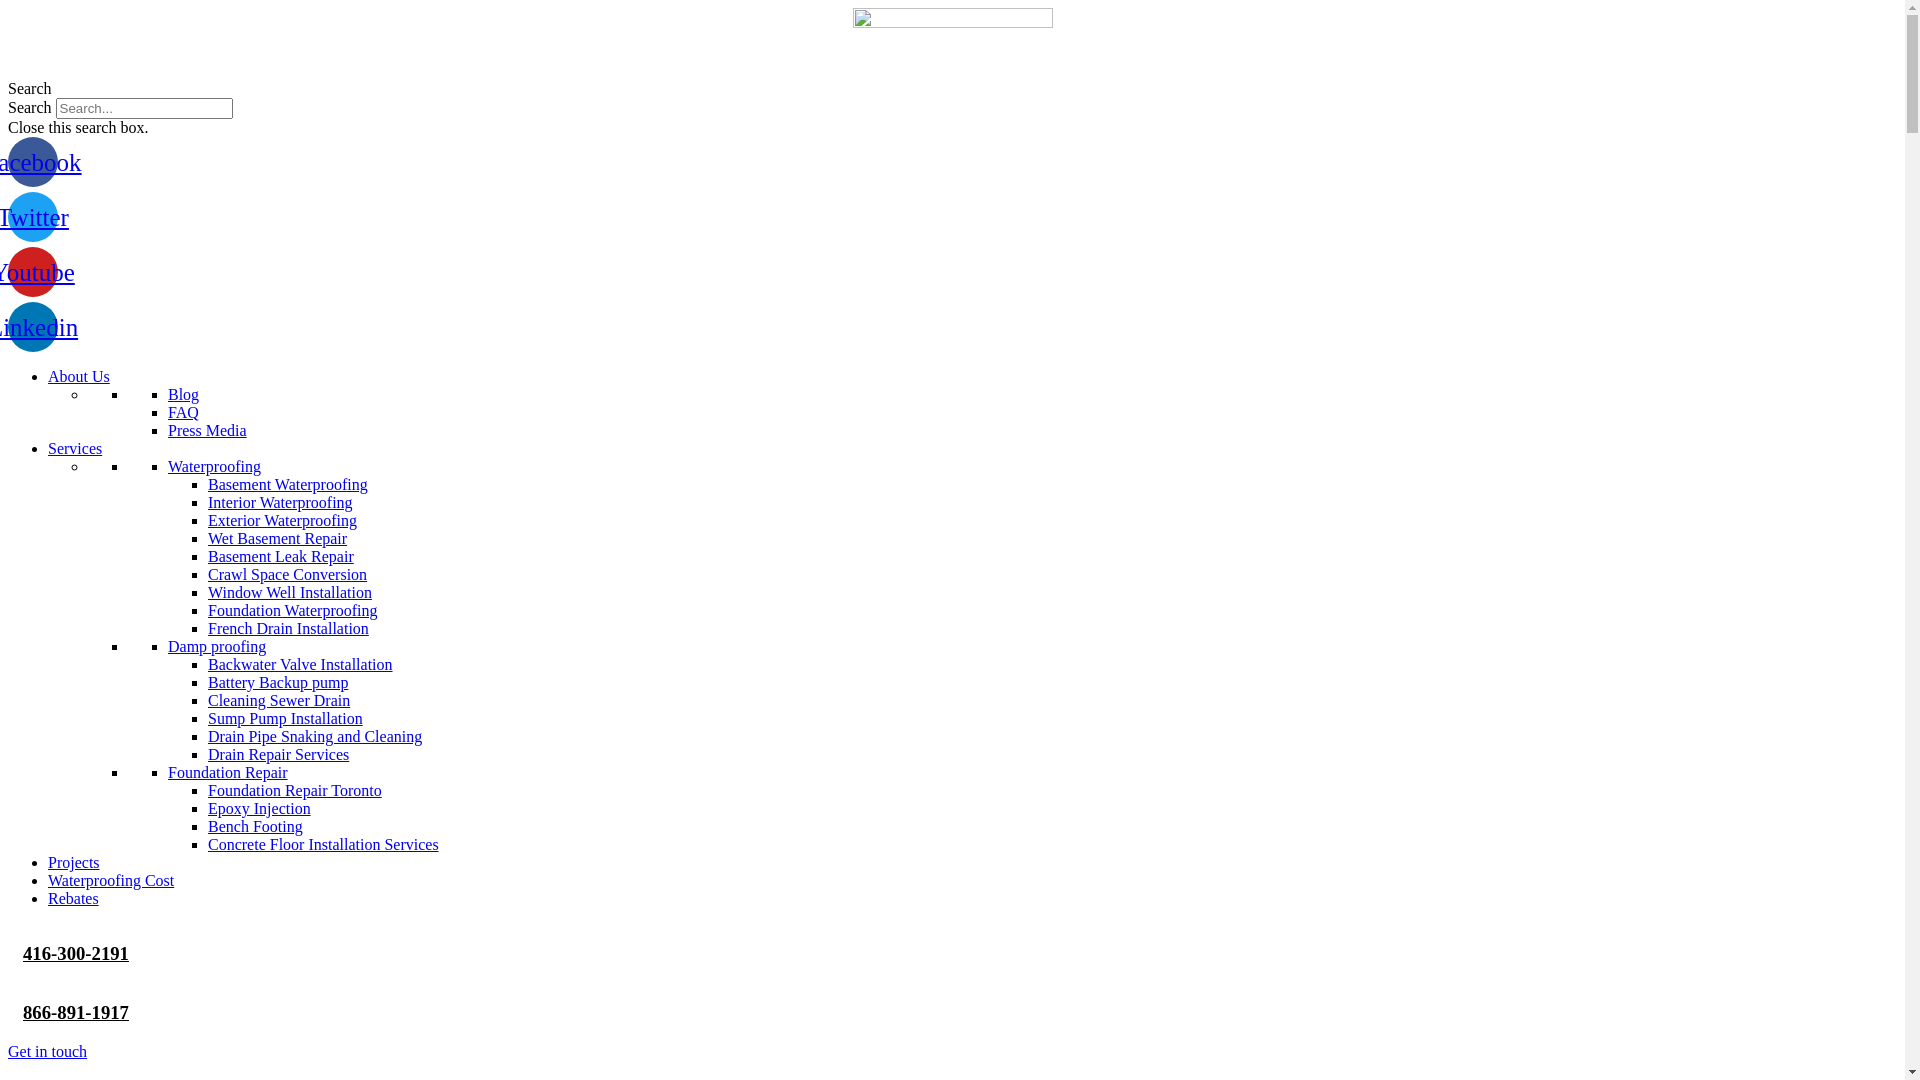 The width and height of the screenshot is (1920, 1080). Describe the element at coordinates (287, 484) in the screenshot. I see `'Basement Waterproofing'` at that location.